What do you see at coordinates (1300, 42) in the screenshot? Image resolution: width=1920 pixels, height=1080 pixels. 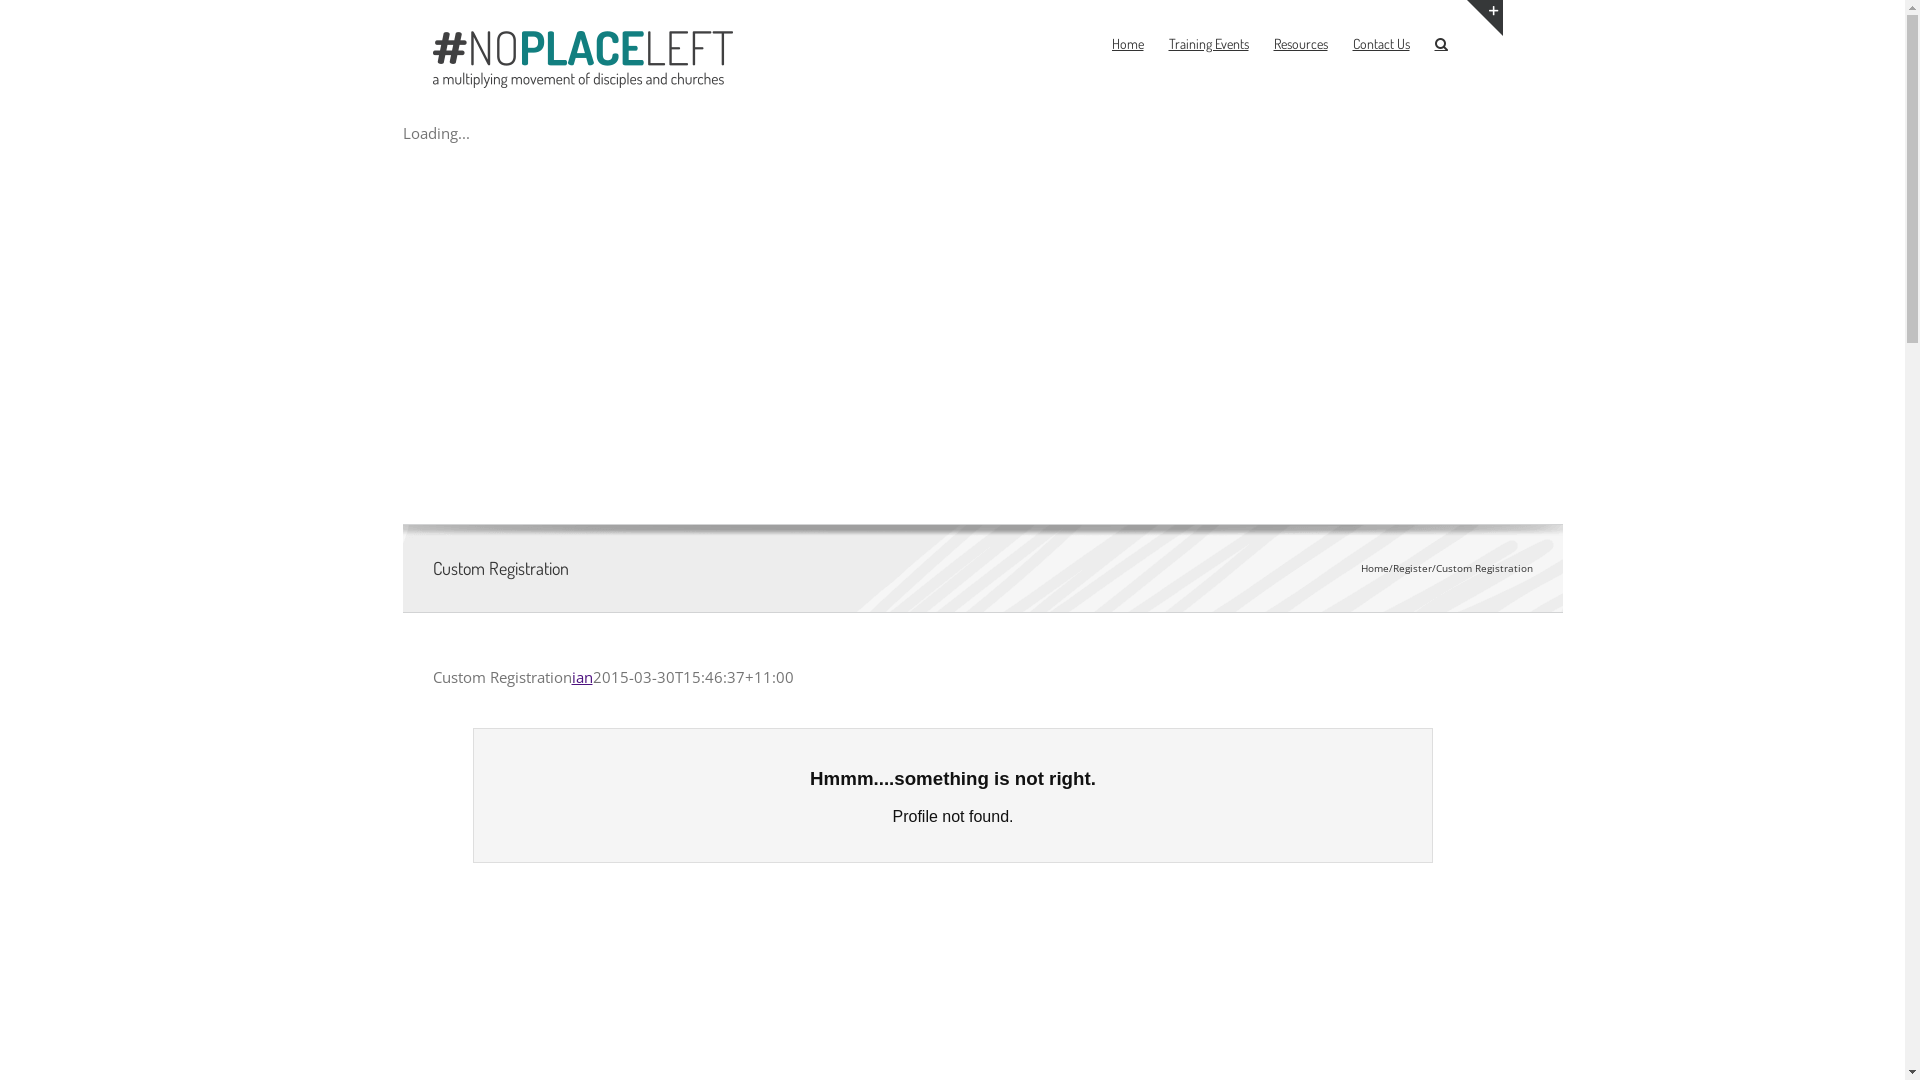 I see `'Resources'` at bounding box center [1300, 42].